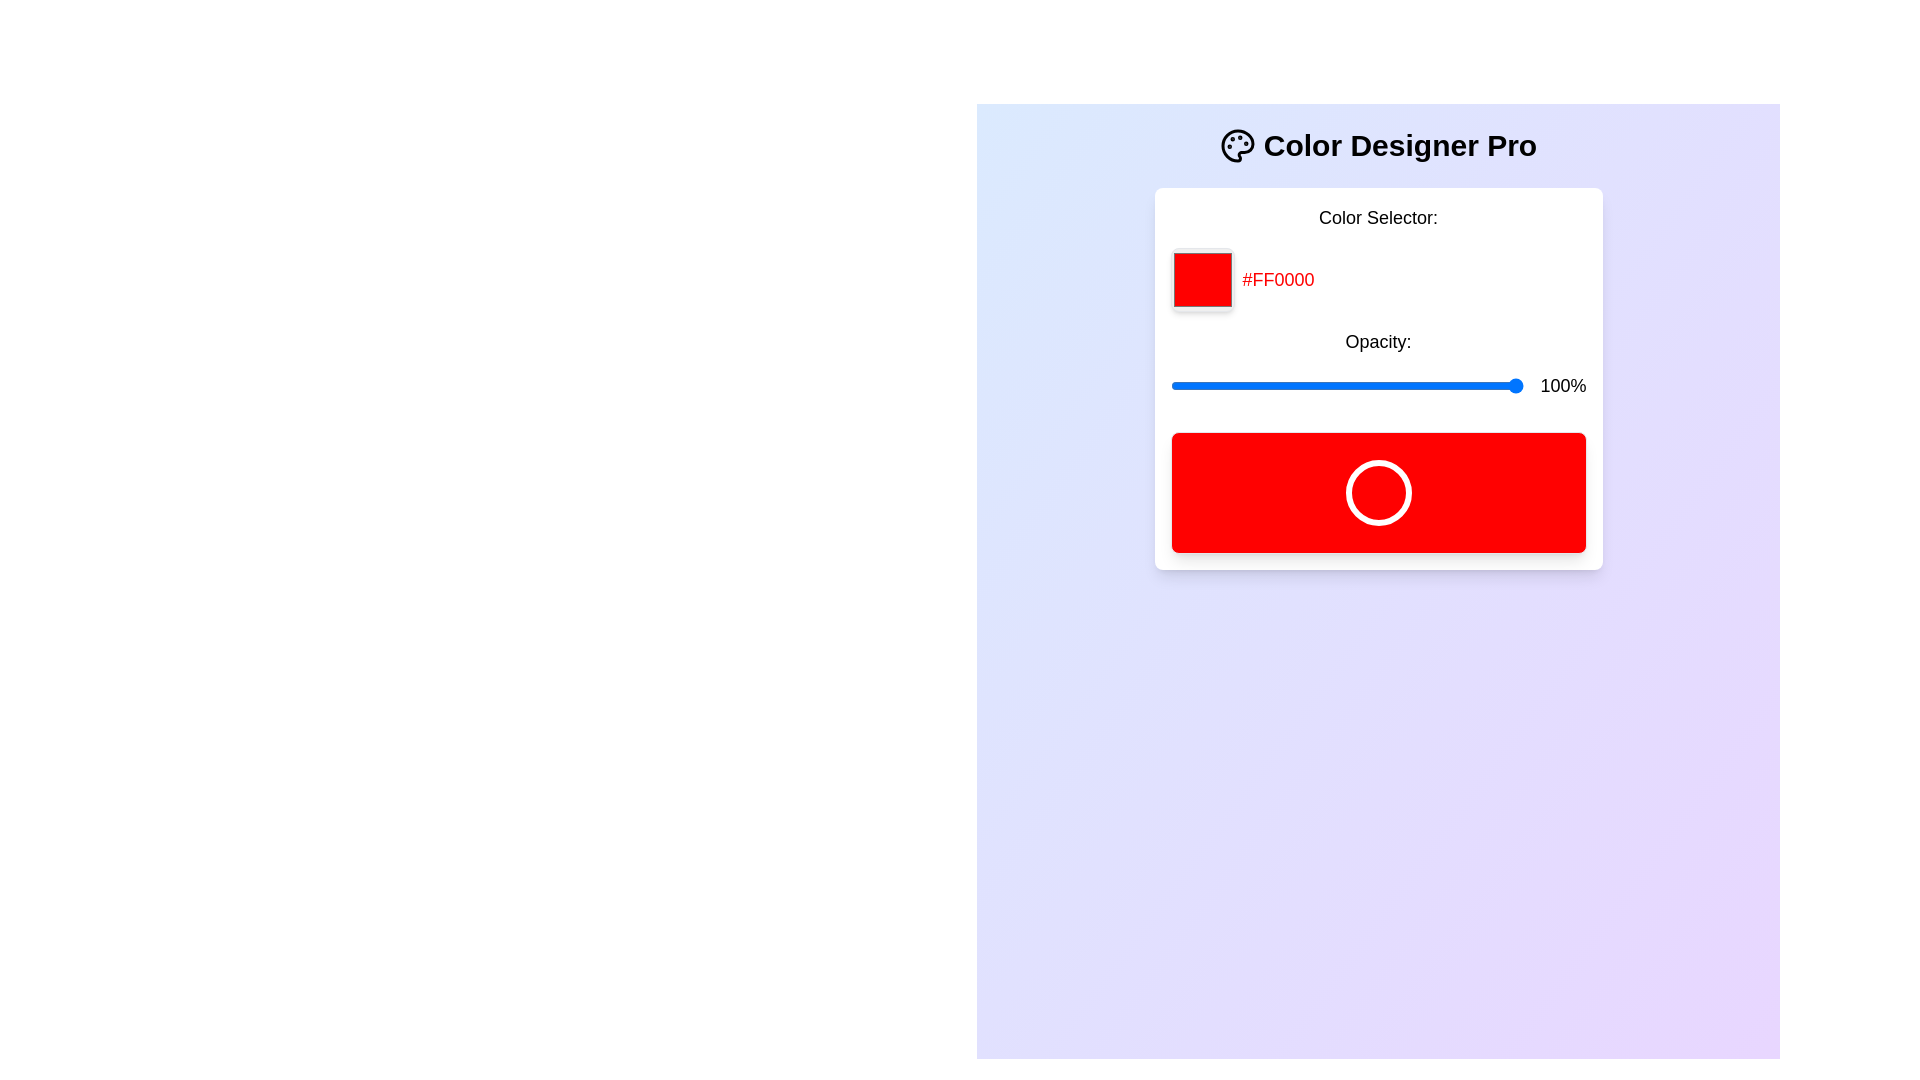 The width and height of the screenshot is (1920, 1080). I want to click on the opacity slider, so click(1420, 385).